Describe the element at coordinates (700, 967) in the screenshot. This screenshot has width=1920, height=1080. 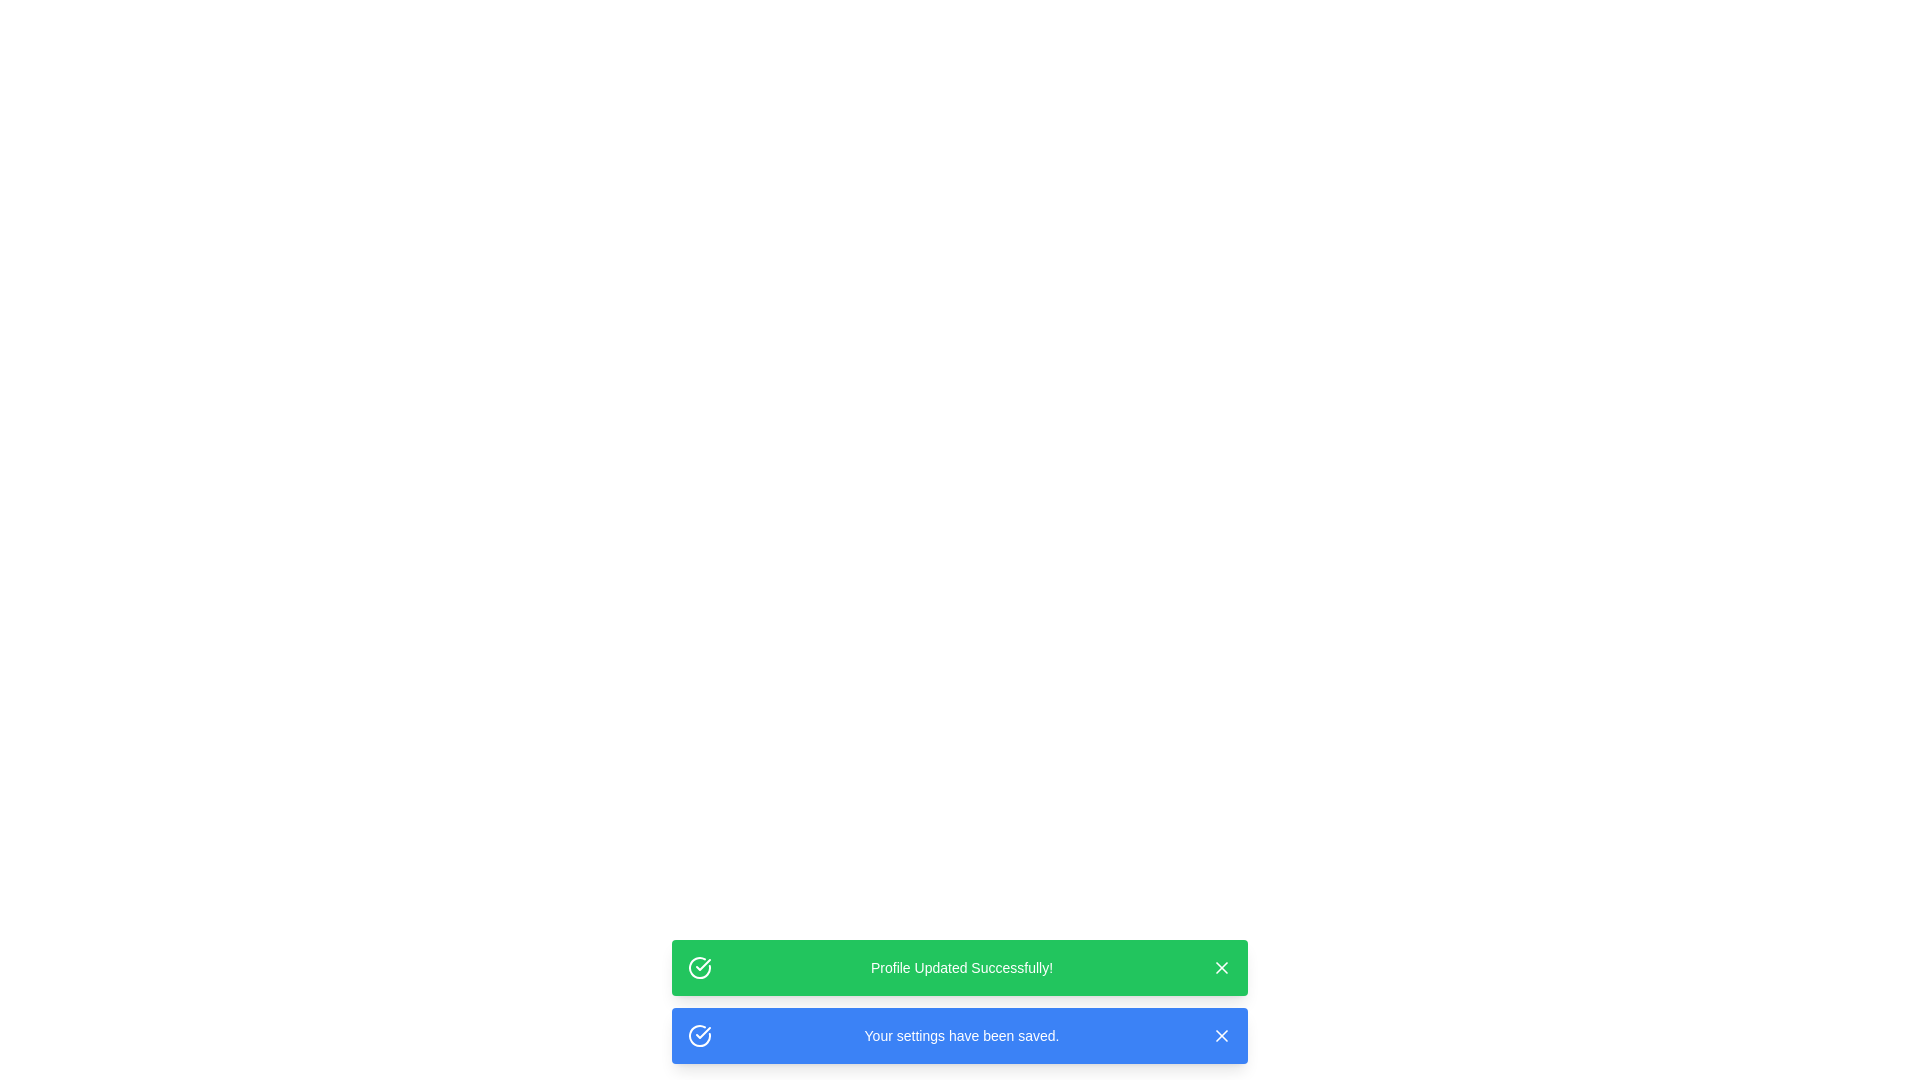
I see `the green circle SVG icon with a check mark inside, which symbolizes confirmation and is located at the top-left side of the green notification bar preceding the message 'Profile Updated Successfully!'` at that location.